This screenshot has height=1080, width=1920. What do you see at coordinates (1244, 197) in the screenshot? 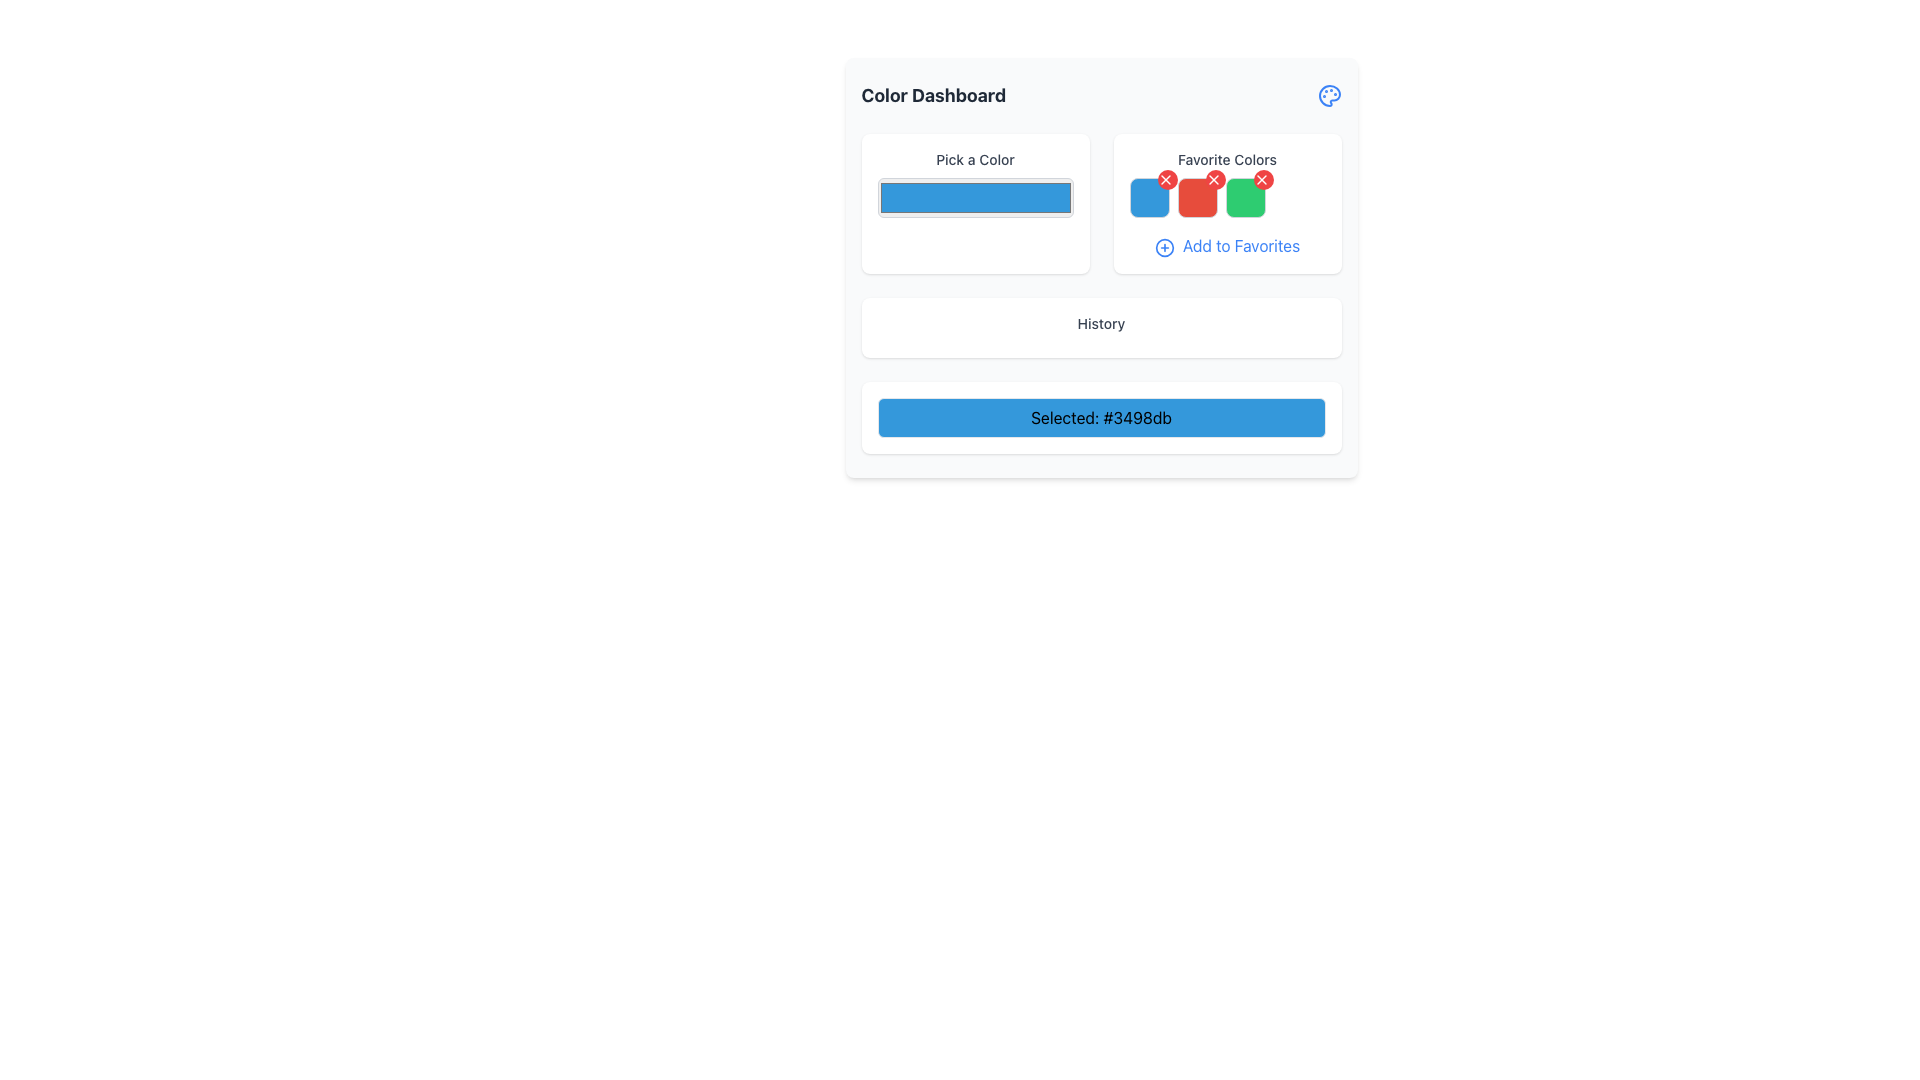
I see `the vibrant green color representation square, which is the third item` at bounding box center [1244, 197].